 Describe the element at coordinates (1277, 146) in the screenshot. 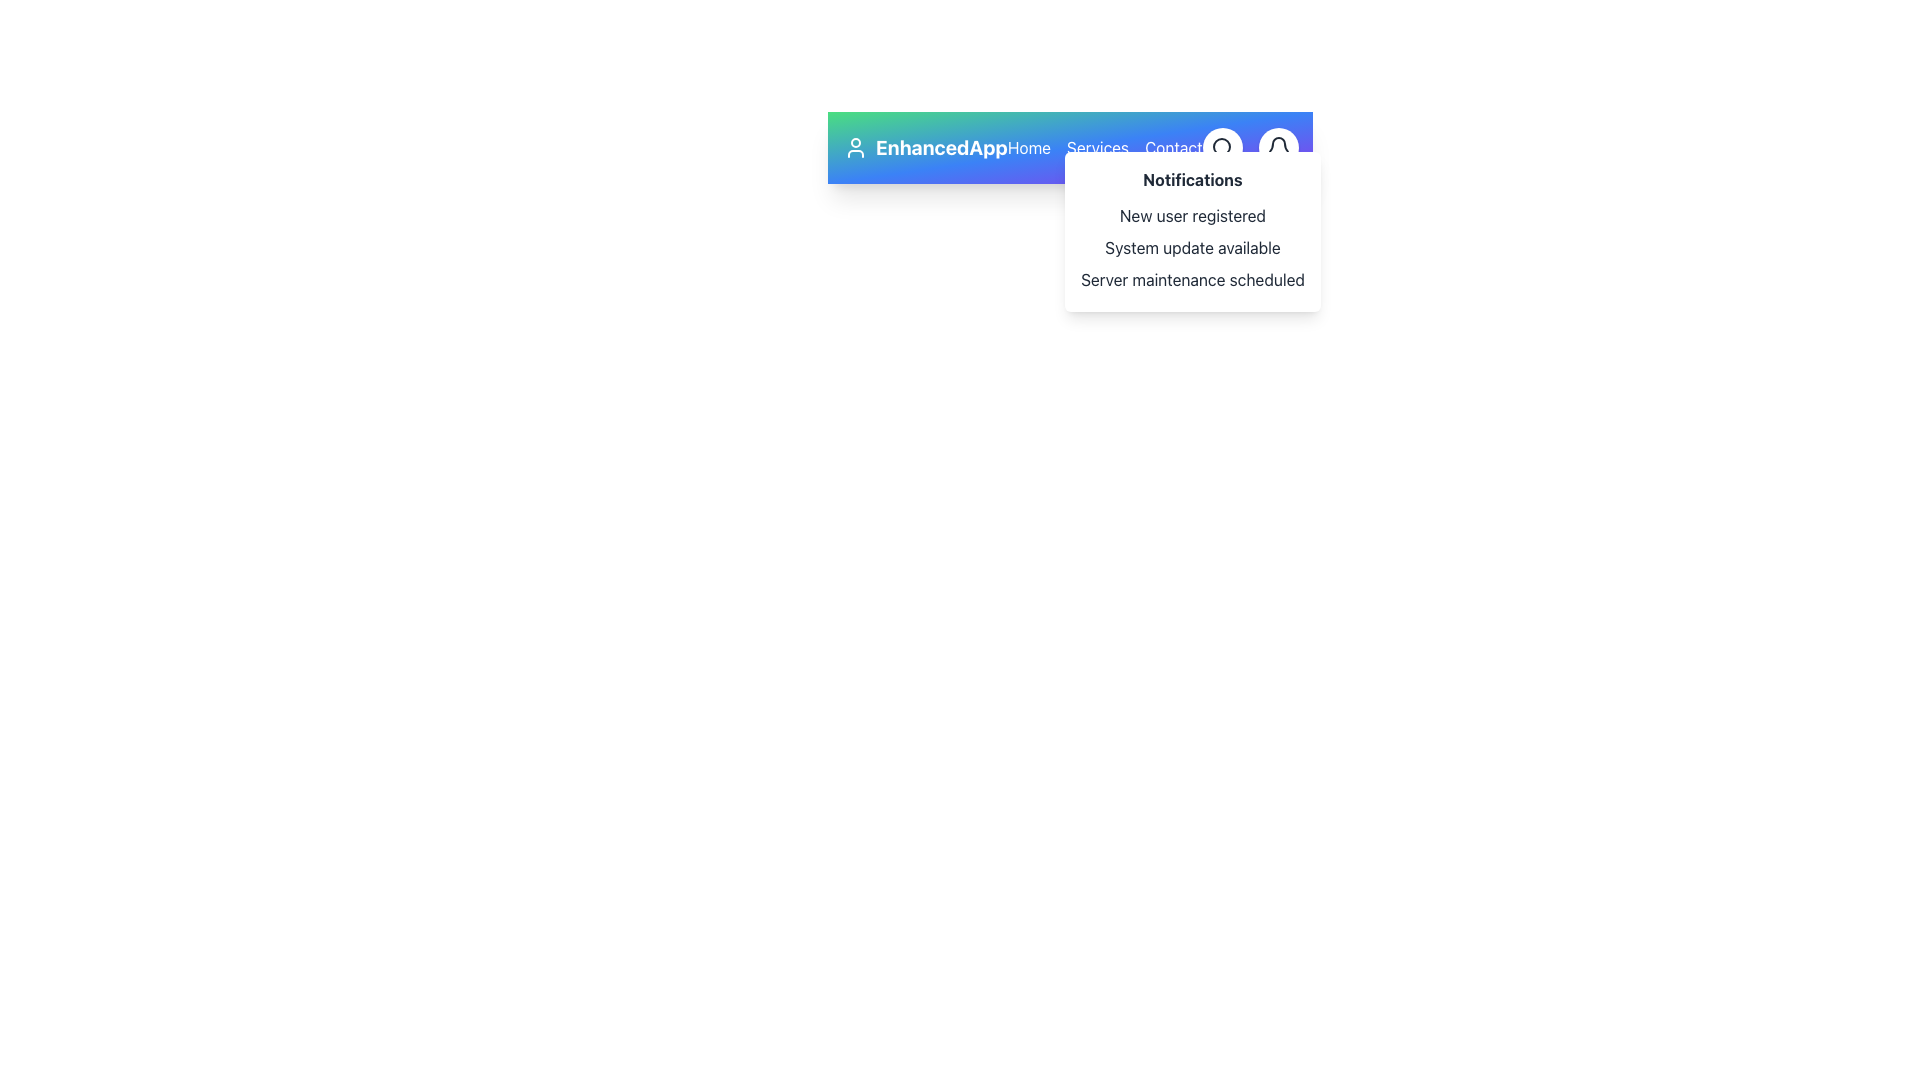

I see `the notification bell icon located at the top-right corner of the header bar, next to the circular profile icon` at that location.